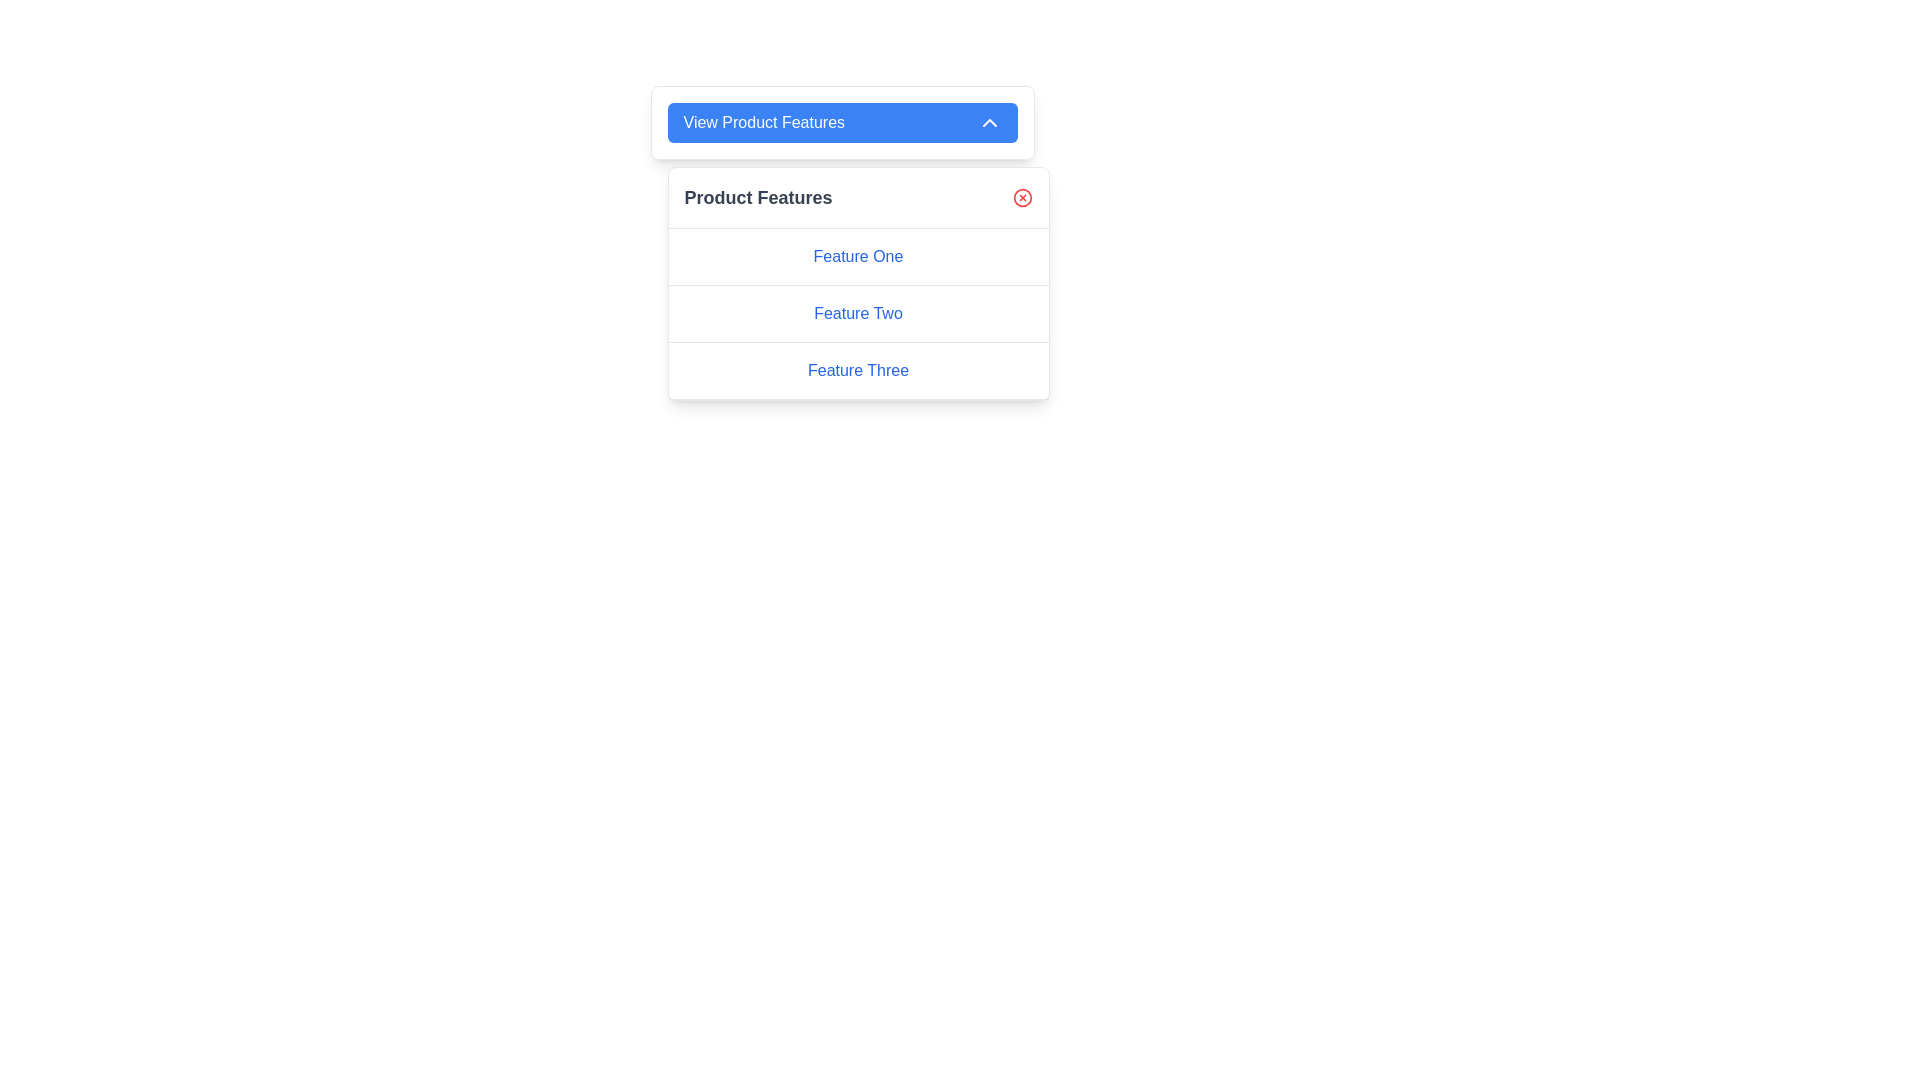 This screenshot has width=1920, height=1080. What do you see at coordinates (858, 284) in the screenshot?
I see `the 'Product Features' dropdown menu, which is styled with a white background and contains interactive items labeled 'Feature One', 'Feature Two', and 'Feature Three'` at bounding box center [858, 284].